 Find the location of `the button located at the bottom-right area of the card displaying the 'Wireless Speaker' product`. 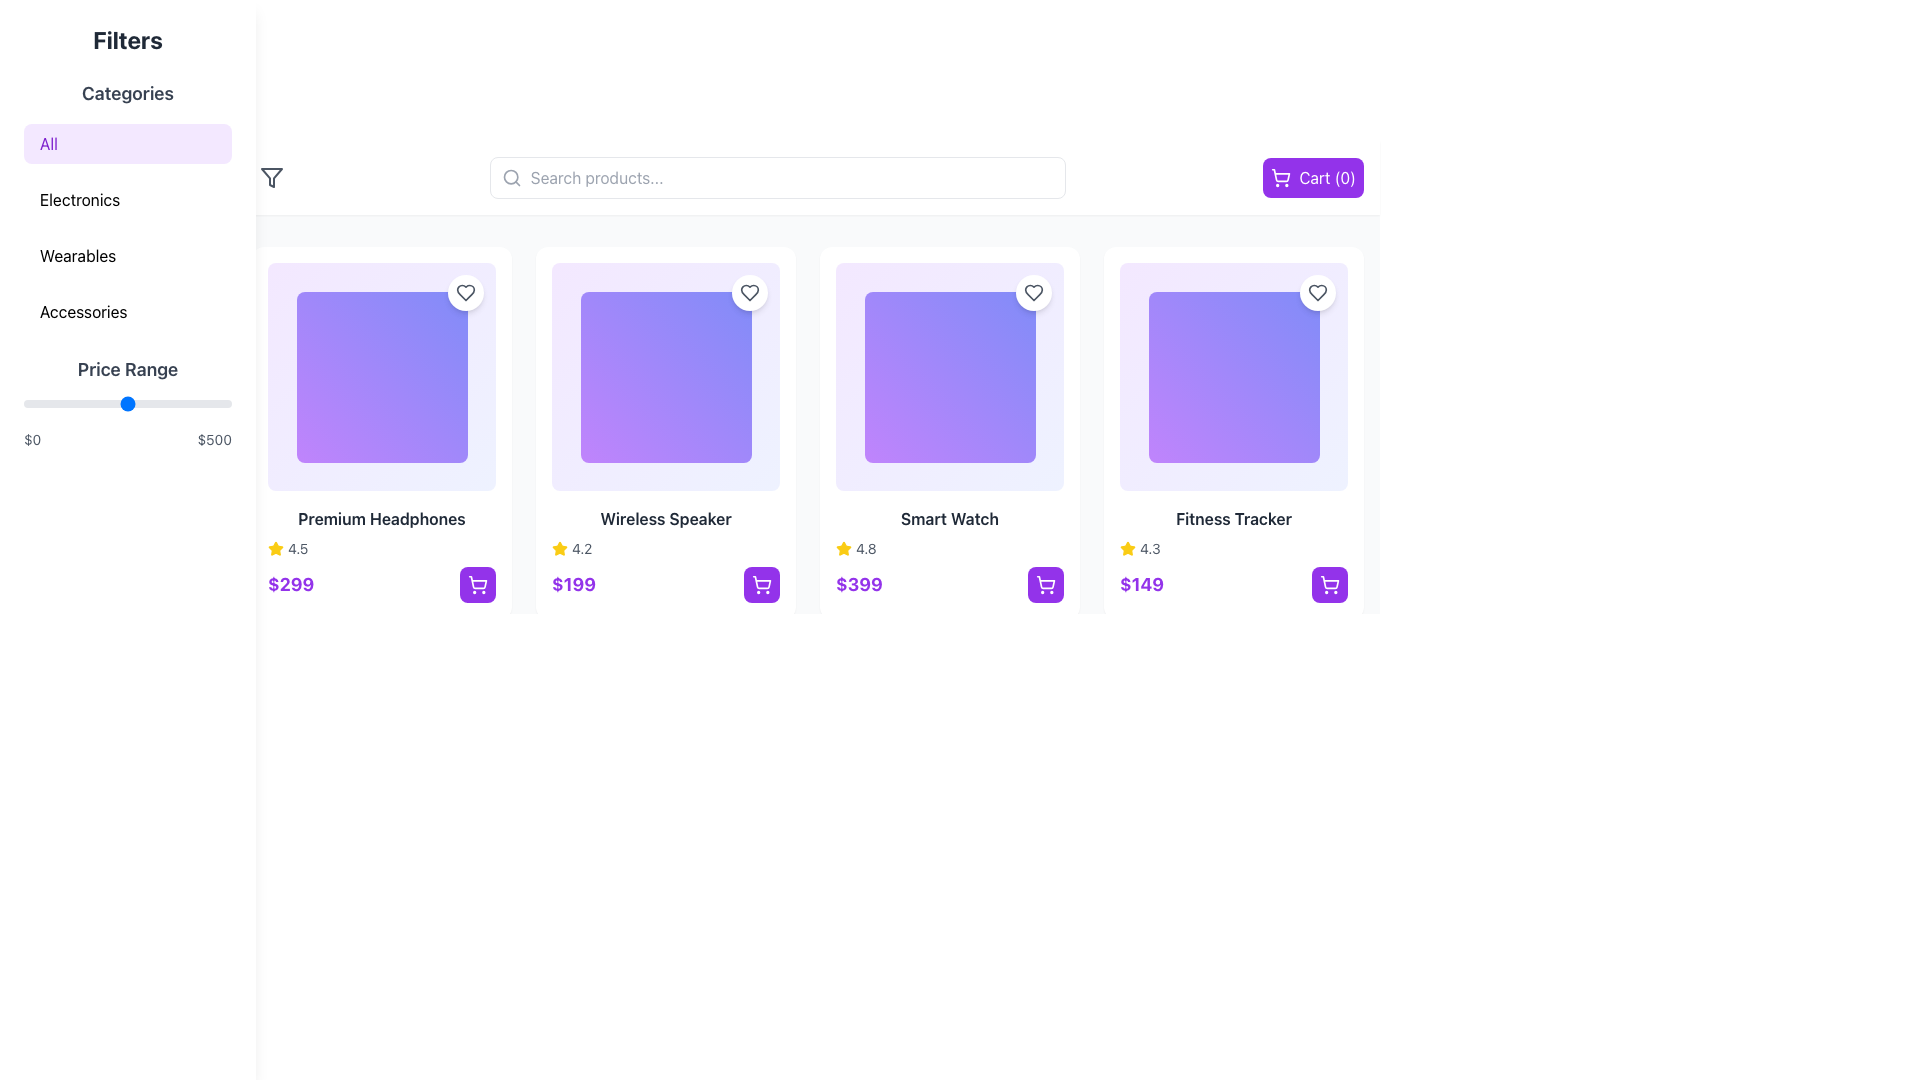

the button located at the bottom-right area of the card displaying the 'Wireless Speaker' product is located at coordinates (761, 585).